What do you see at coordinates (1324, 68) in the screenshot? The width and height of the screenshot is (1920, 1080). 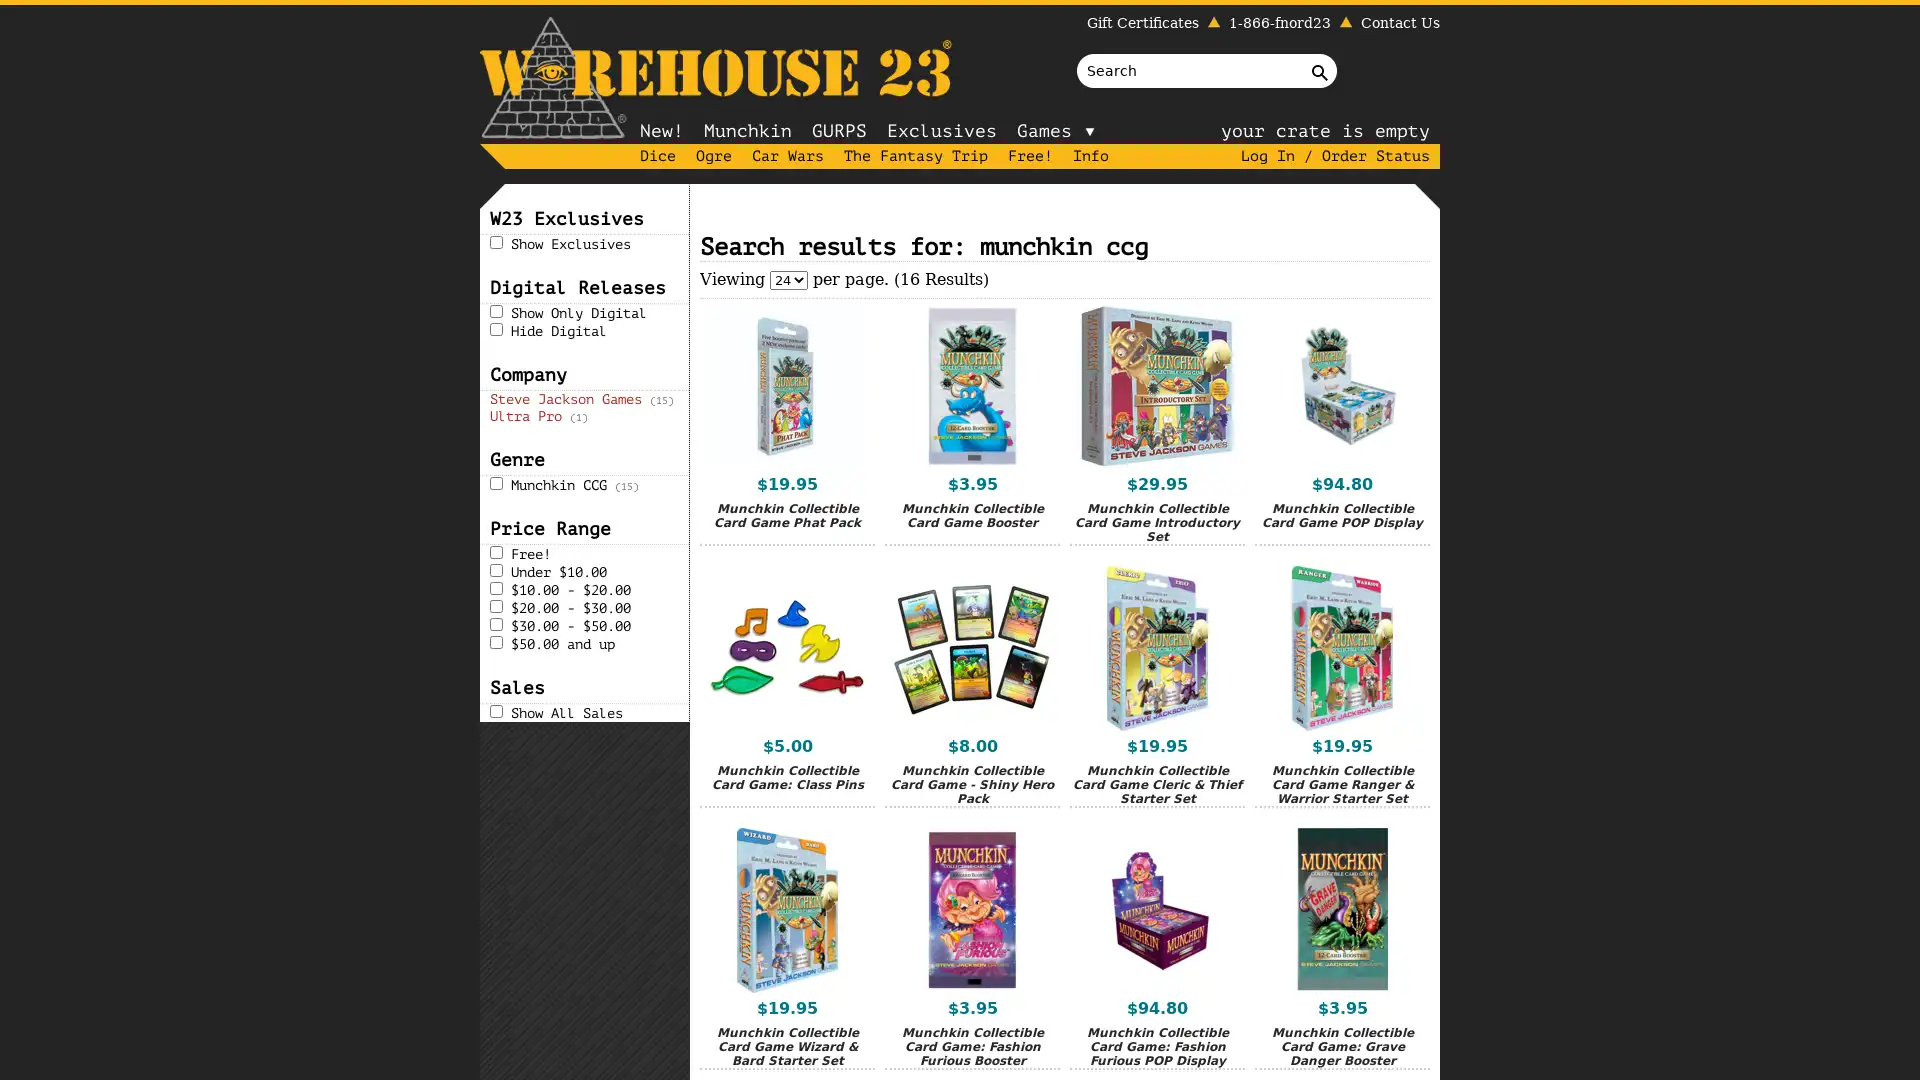 I see `Search` at bounding box center [1324, 68].